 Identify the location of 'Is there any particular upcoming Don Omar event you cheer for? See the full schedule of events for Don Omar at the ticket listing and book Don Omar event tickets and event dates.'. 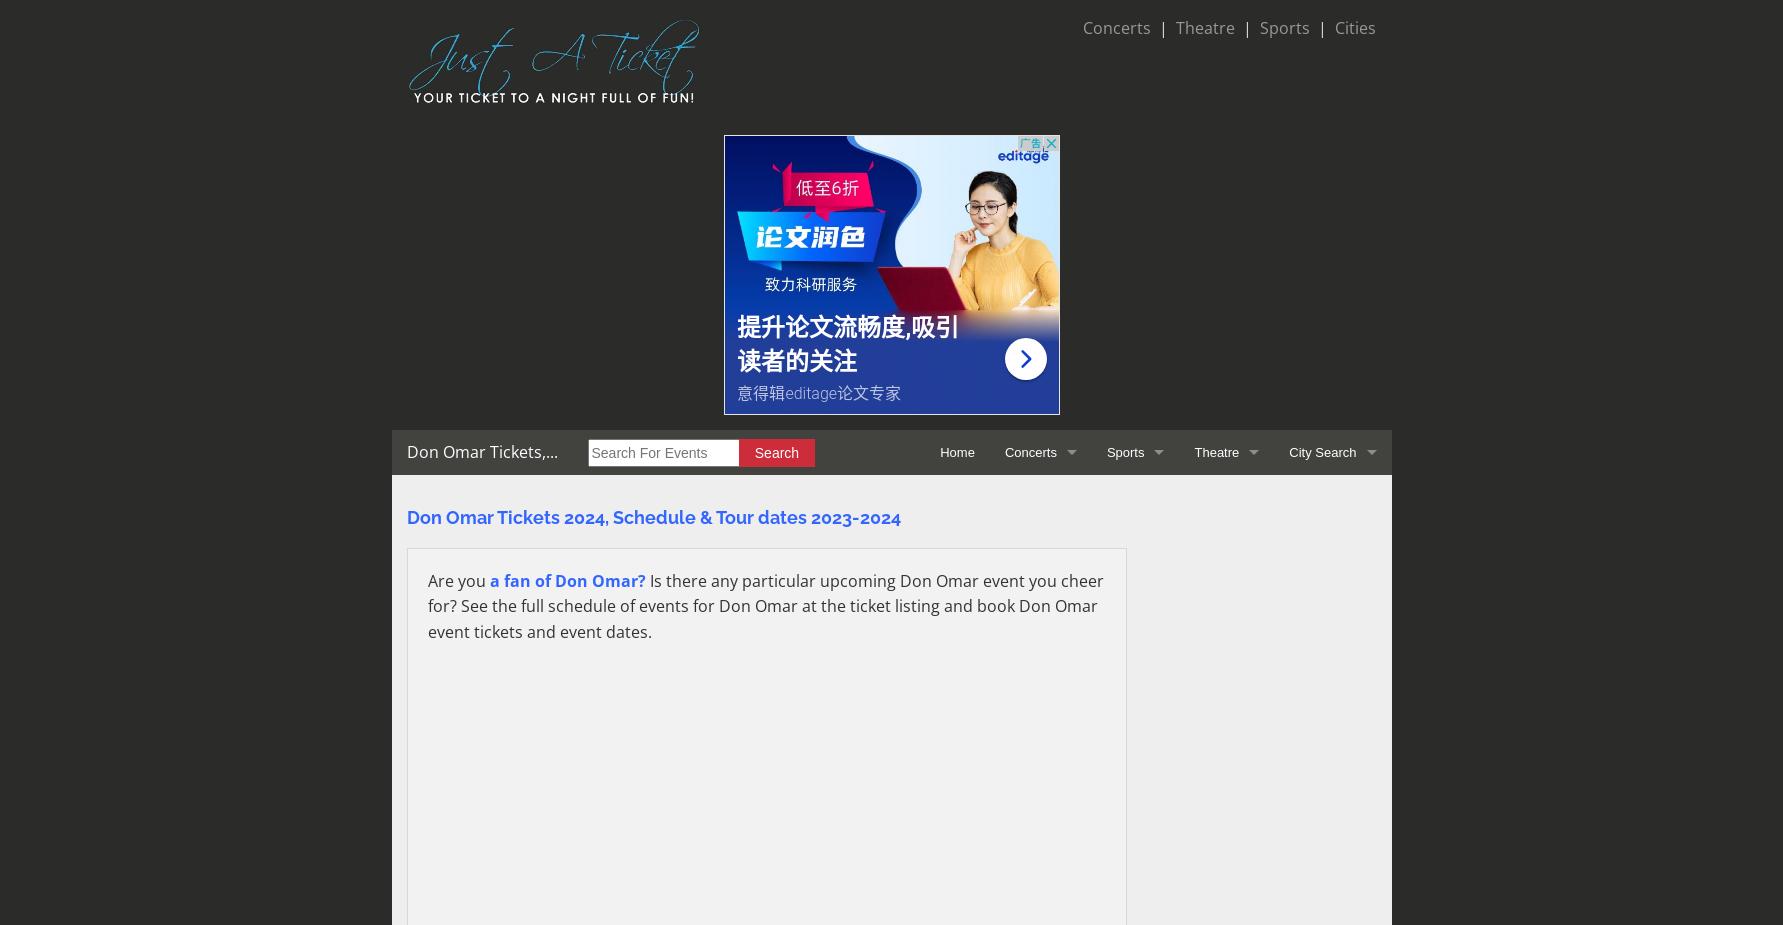
(764, 605).